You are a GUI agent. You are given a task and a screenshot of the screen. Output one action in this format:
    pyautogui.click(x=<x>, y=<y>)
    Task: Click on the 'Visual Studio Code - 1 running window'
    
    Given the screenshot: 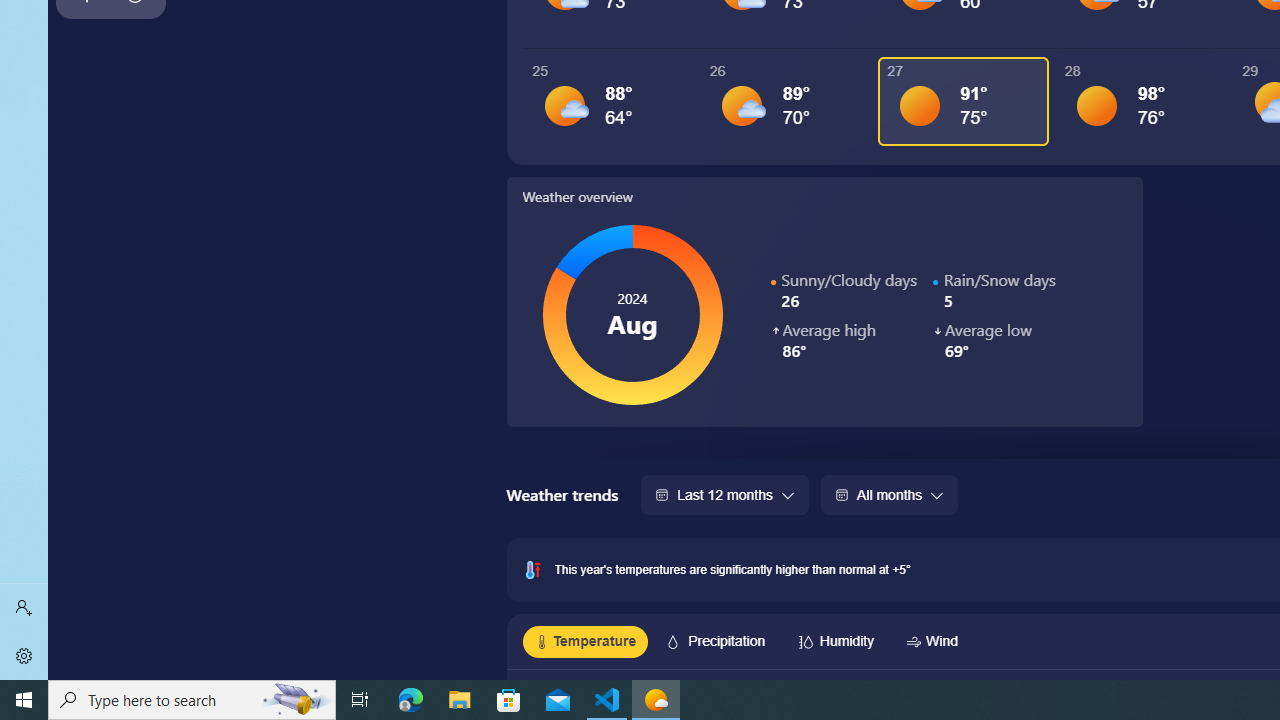 What is the action you would take?
    pyautogui.click(x=606, y=698)
    